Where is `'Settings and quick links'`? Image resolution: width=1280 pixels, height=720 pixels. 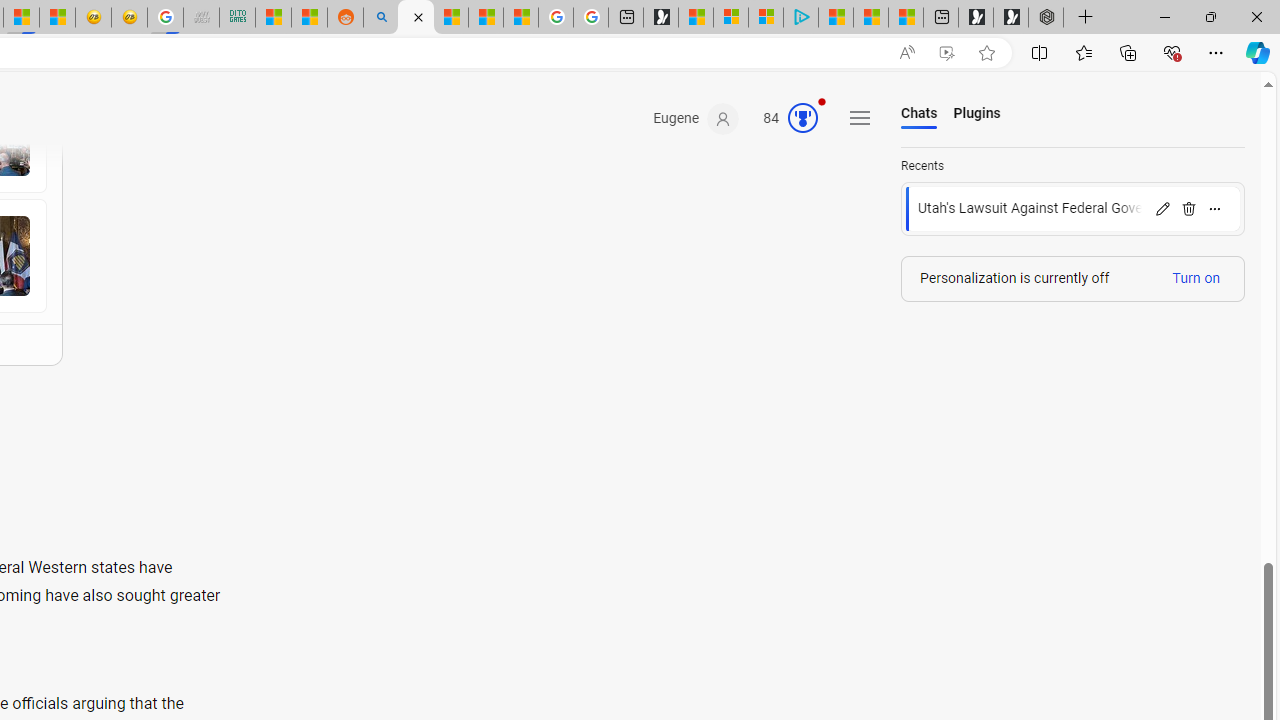
'Settings and quick links' is located at coordinates (860, 118).